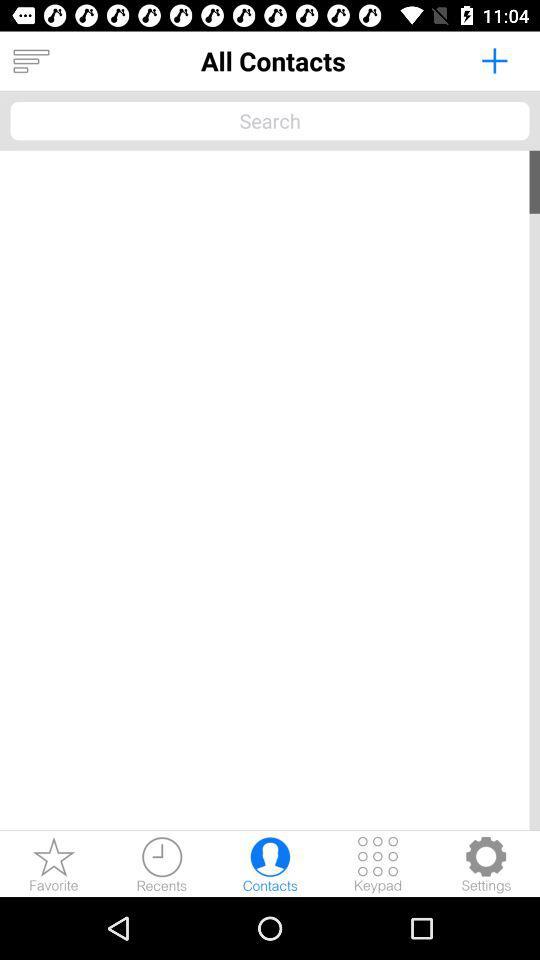 The width and height of the screenshot is (540, 960). Describe the element at coordinates (270, 120) in the screenshot. I see `input search request` at that location.